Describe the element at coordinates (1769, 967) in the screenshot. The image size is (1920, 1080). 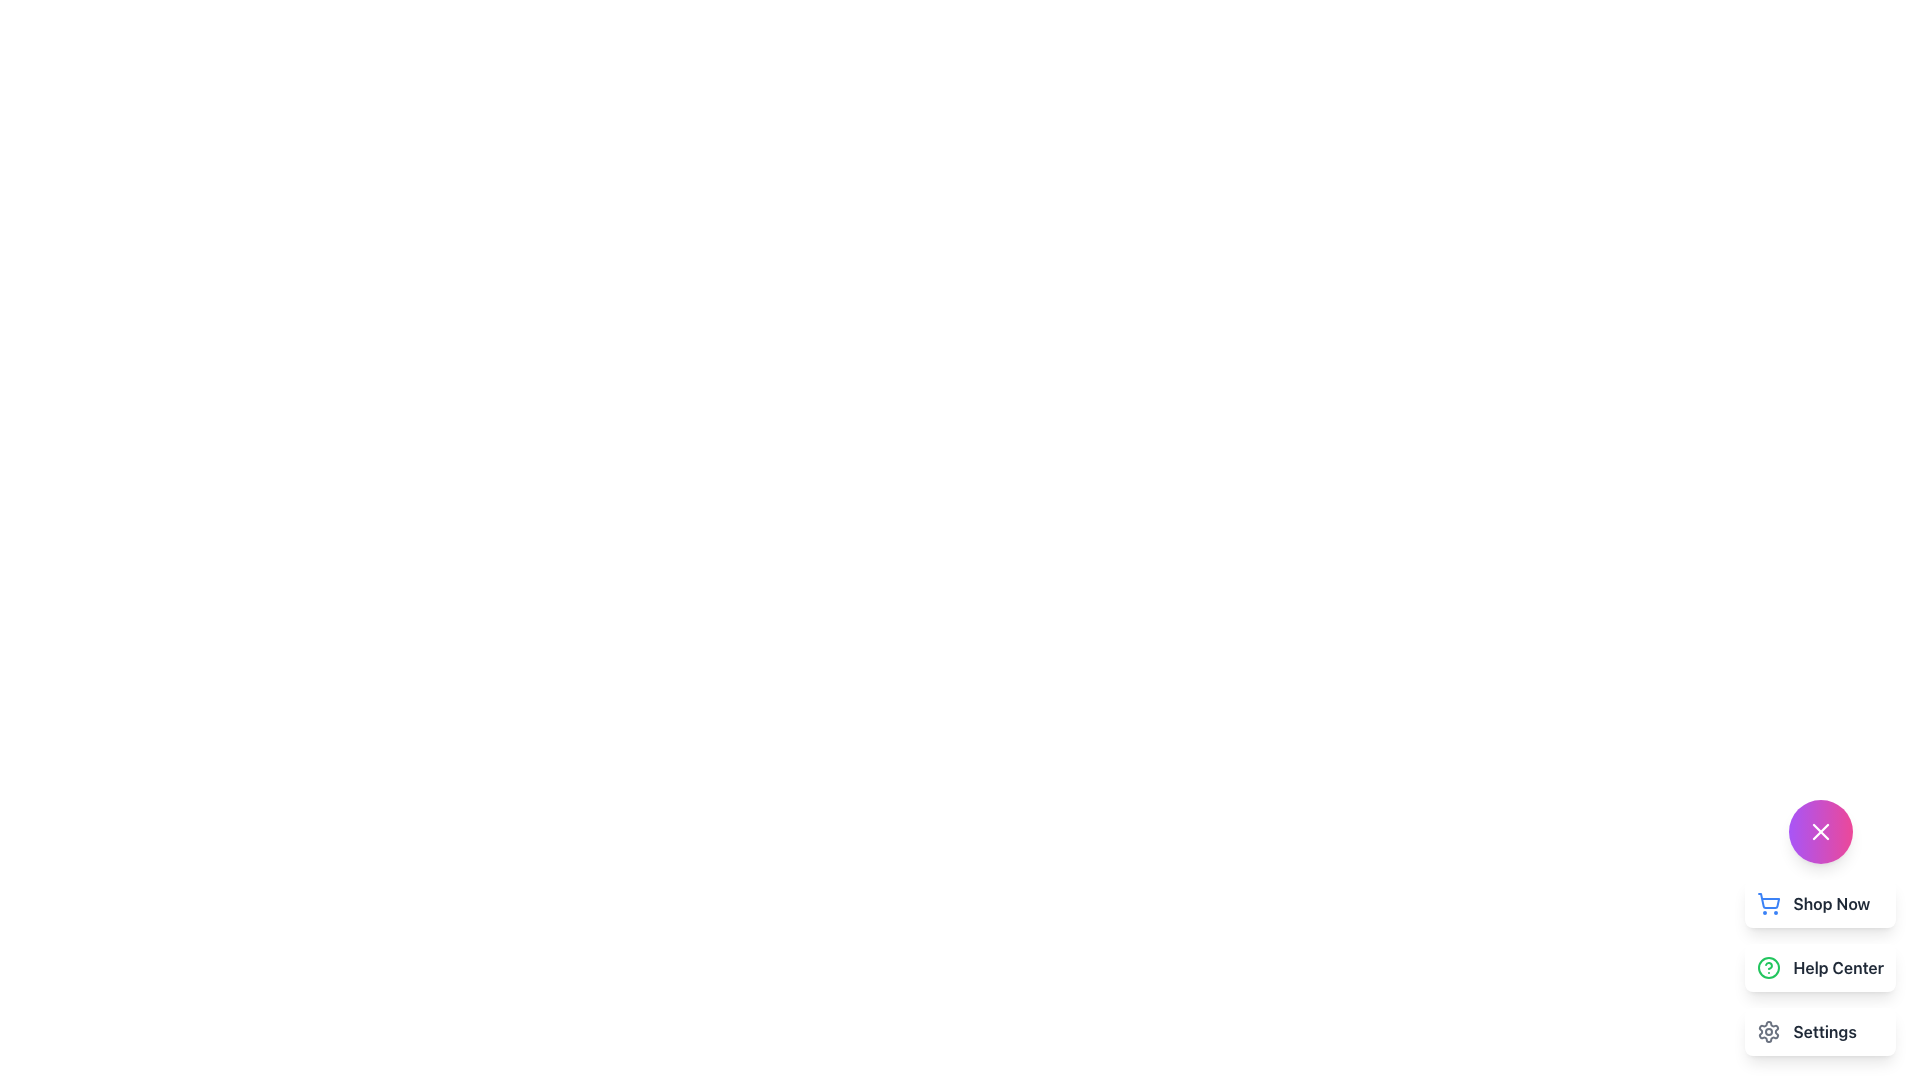
I see `the help icon located in the right-hand menu, adjacent to the 'Help Center' label, which is the middle icon in a vertical stack of three icons` at that location.